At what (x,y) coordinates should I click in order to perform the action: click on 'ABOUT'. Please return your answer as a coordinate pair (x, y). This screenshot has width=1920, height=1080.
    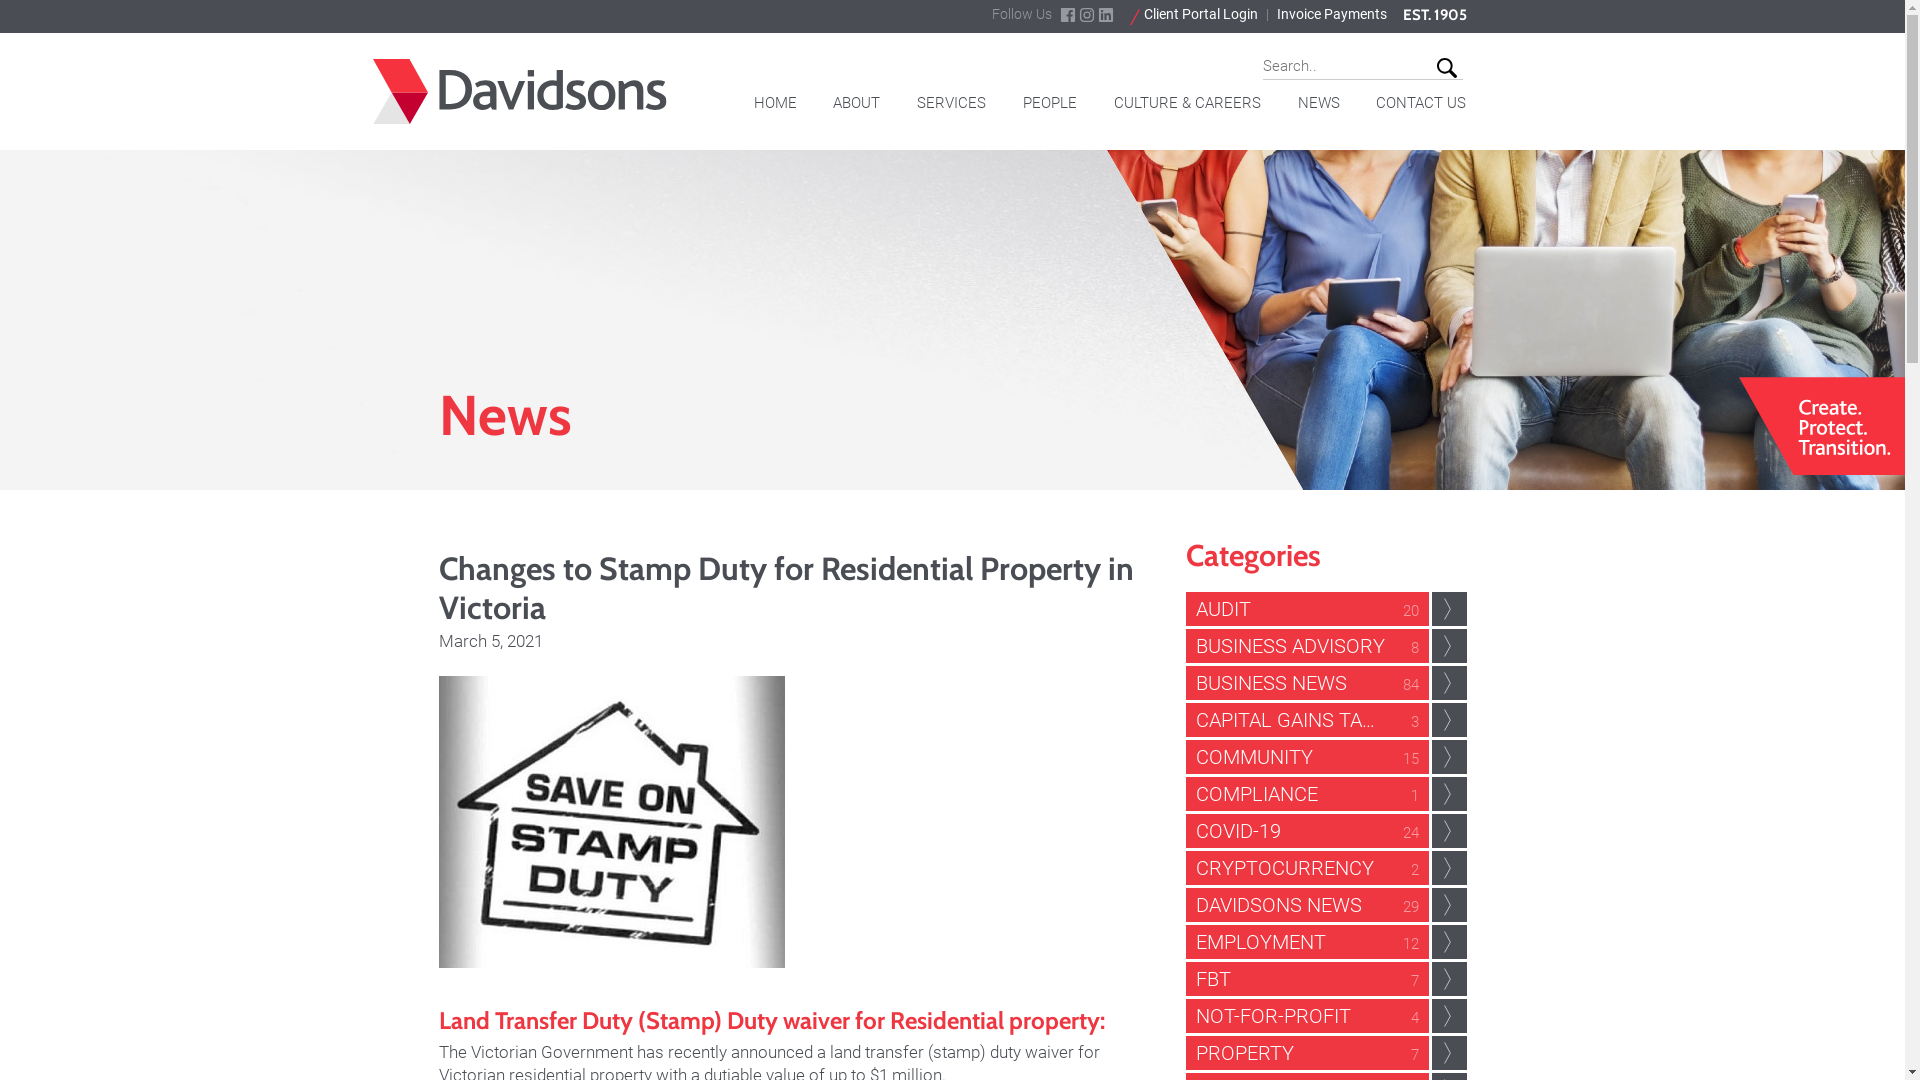
    Looking at the image, I should click on (856, 108).